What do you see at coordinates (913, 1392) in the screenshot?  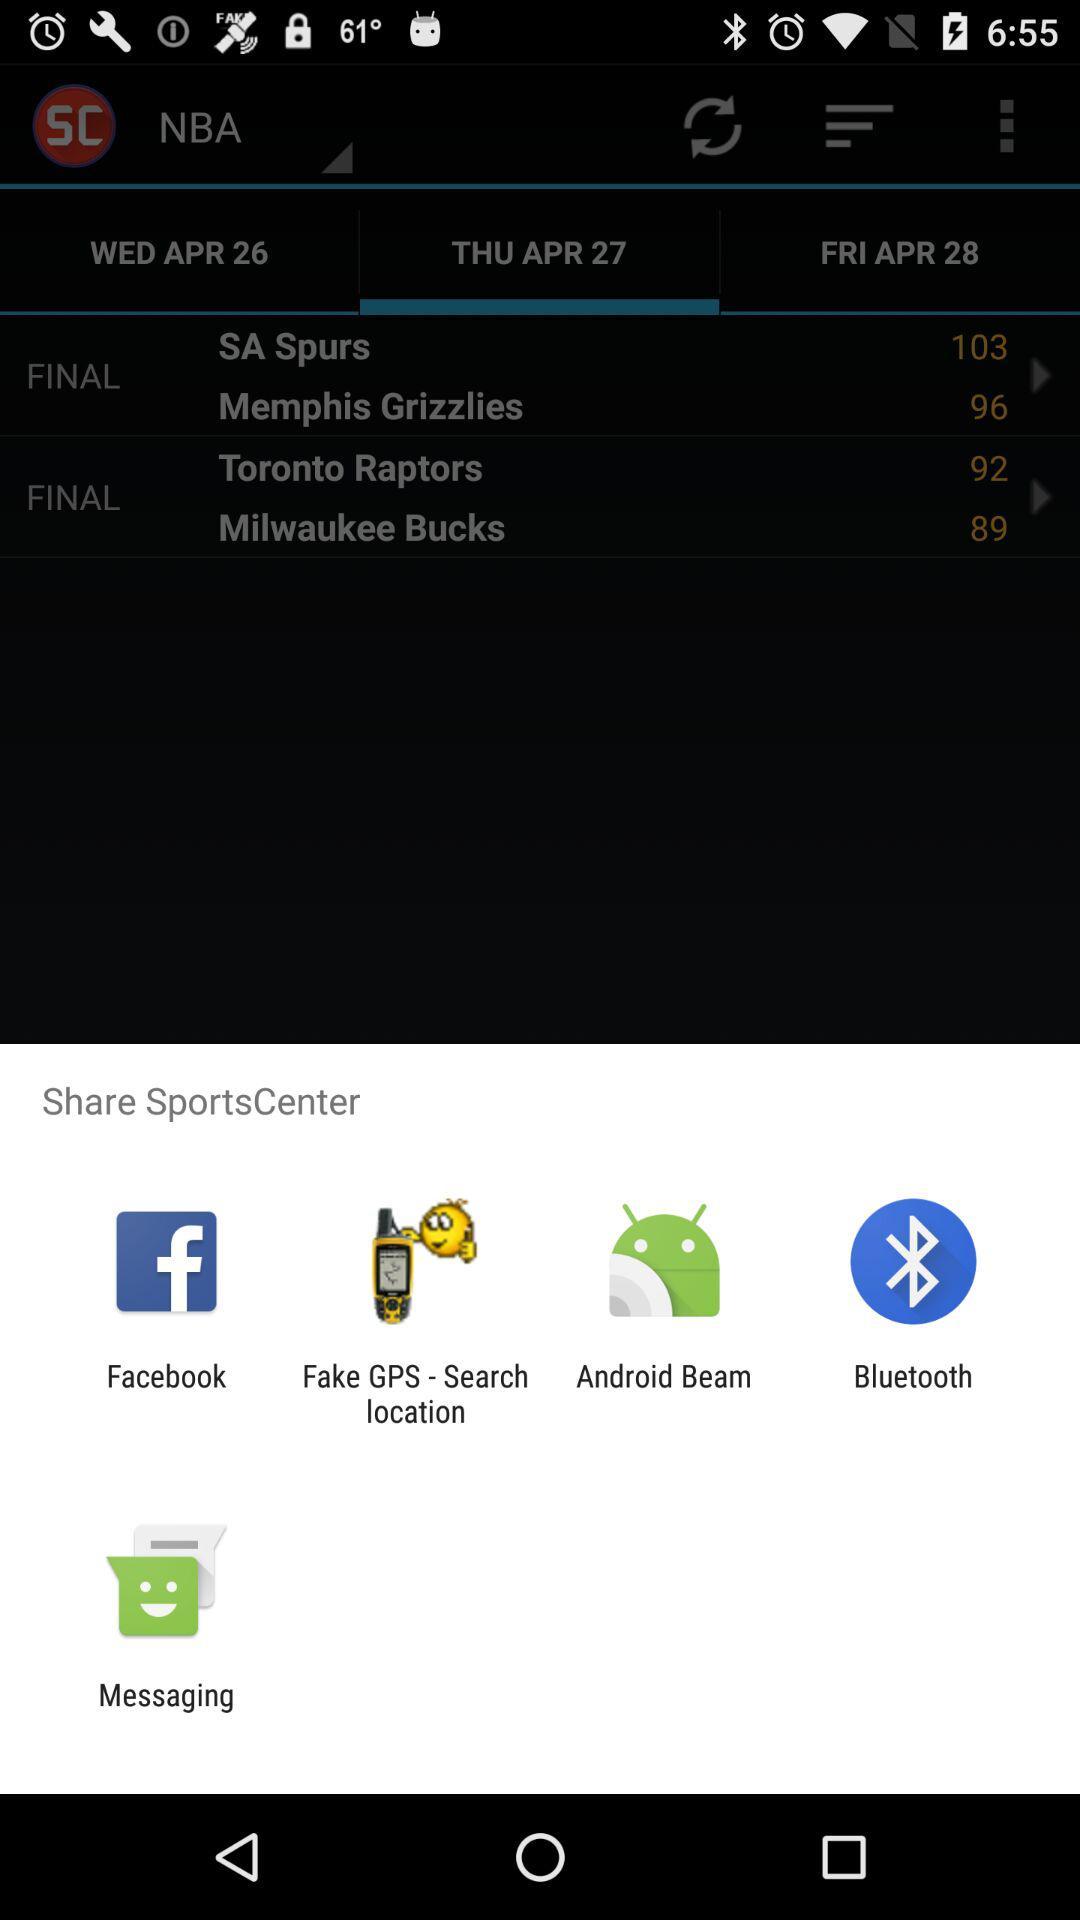 I see `icon to the right of android beam item` at bounding box center [913, 1392].